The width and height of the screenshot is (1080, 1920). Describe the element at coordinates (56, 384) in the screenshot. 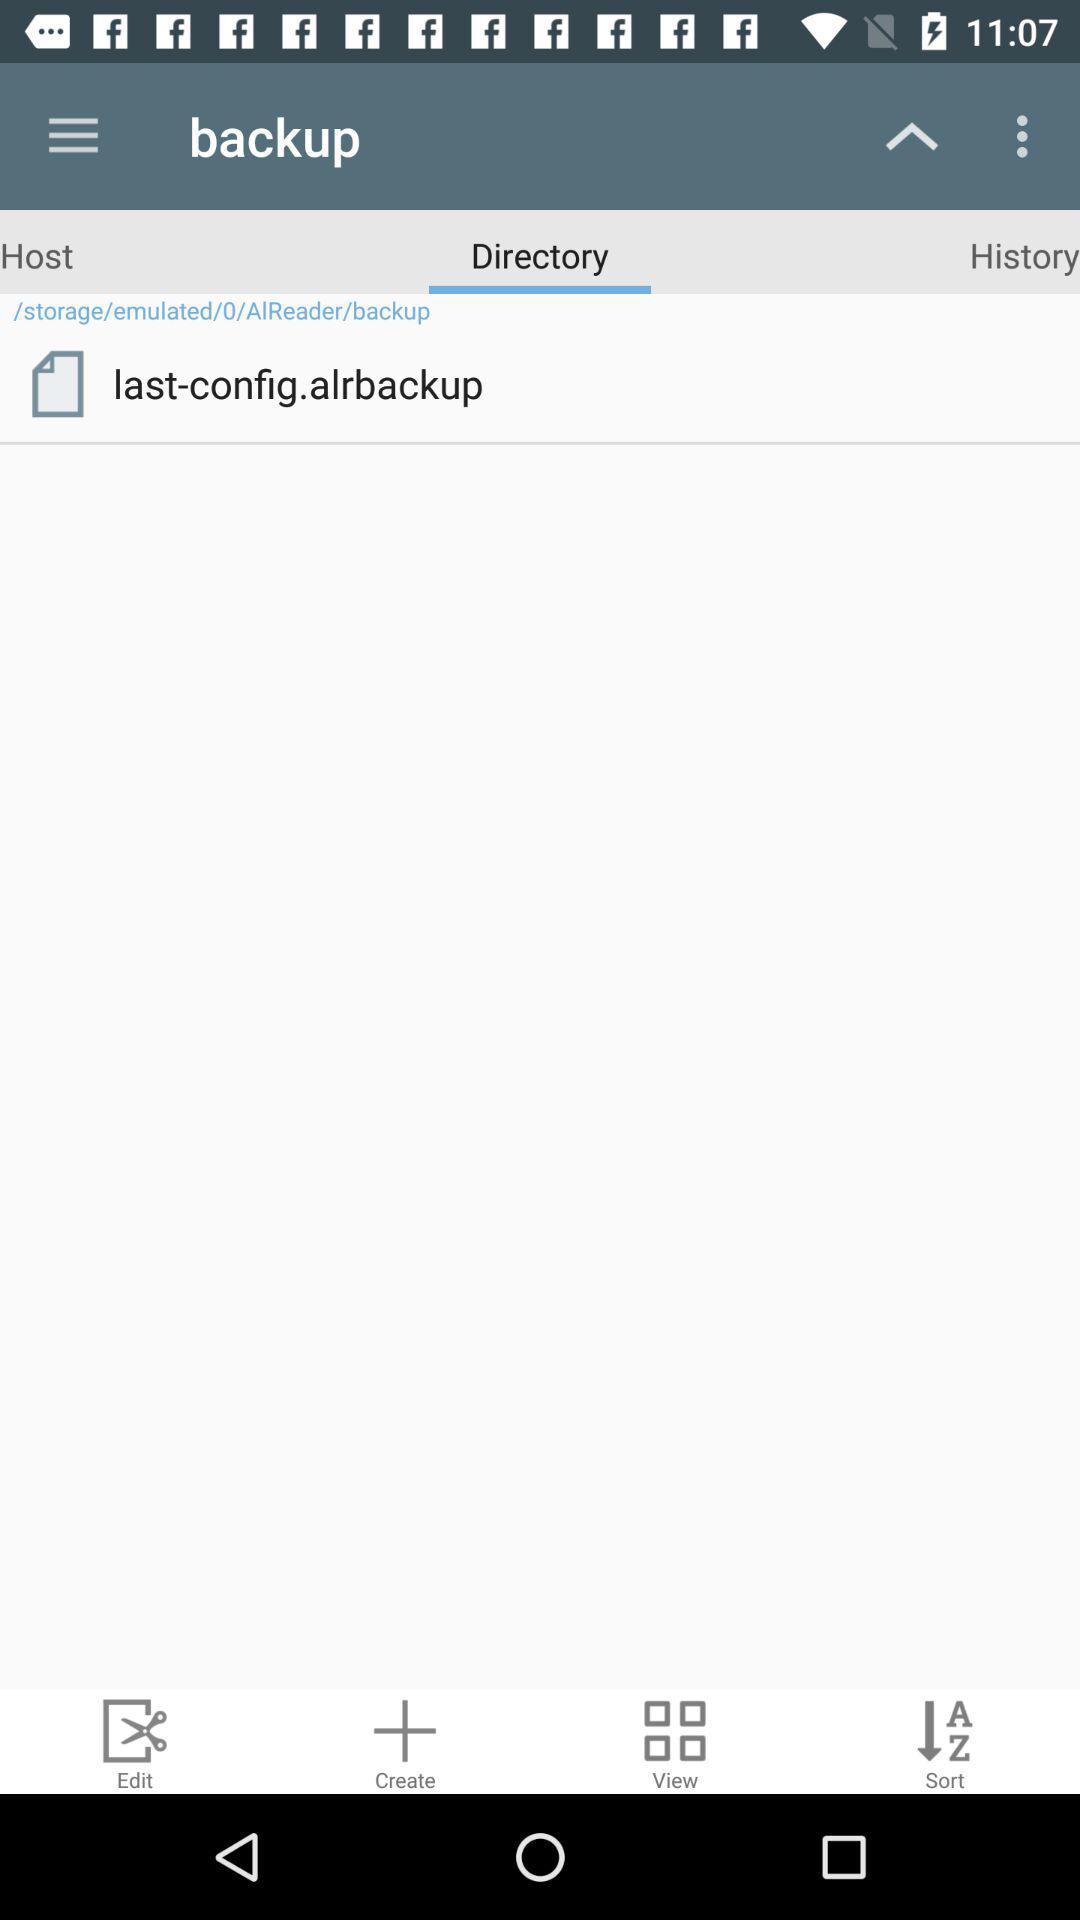

I see `item next to the last-config.alrbackup` at that location.